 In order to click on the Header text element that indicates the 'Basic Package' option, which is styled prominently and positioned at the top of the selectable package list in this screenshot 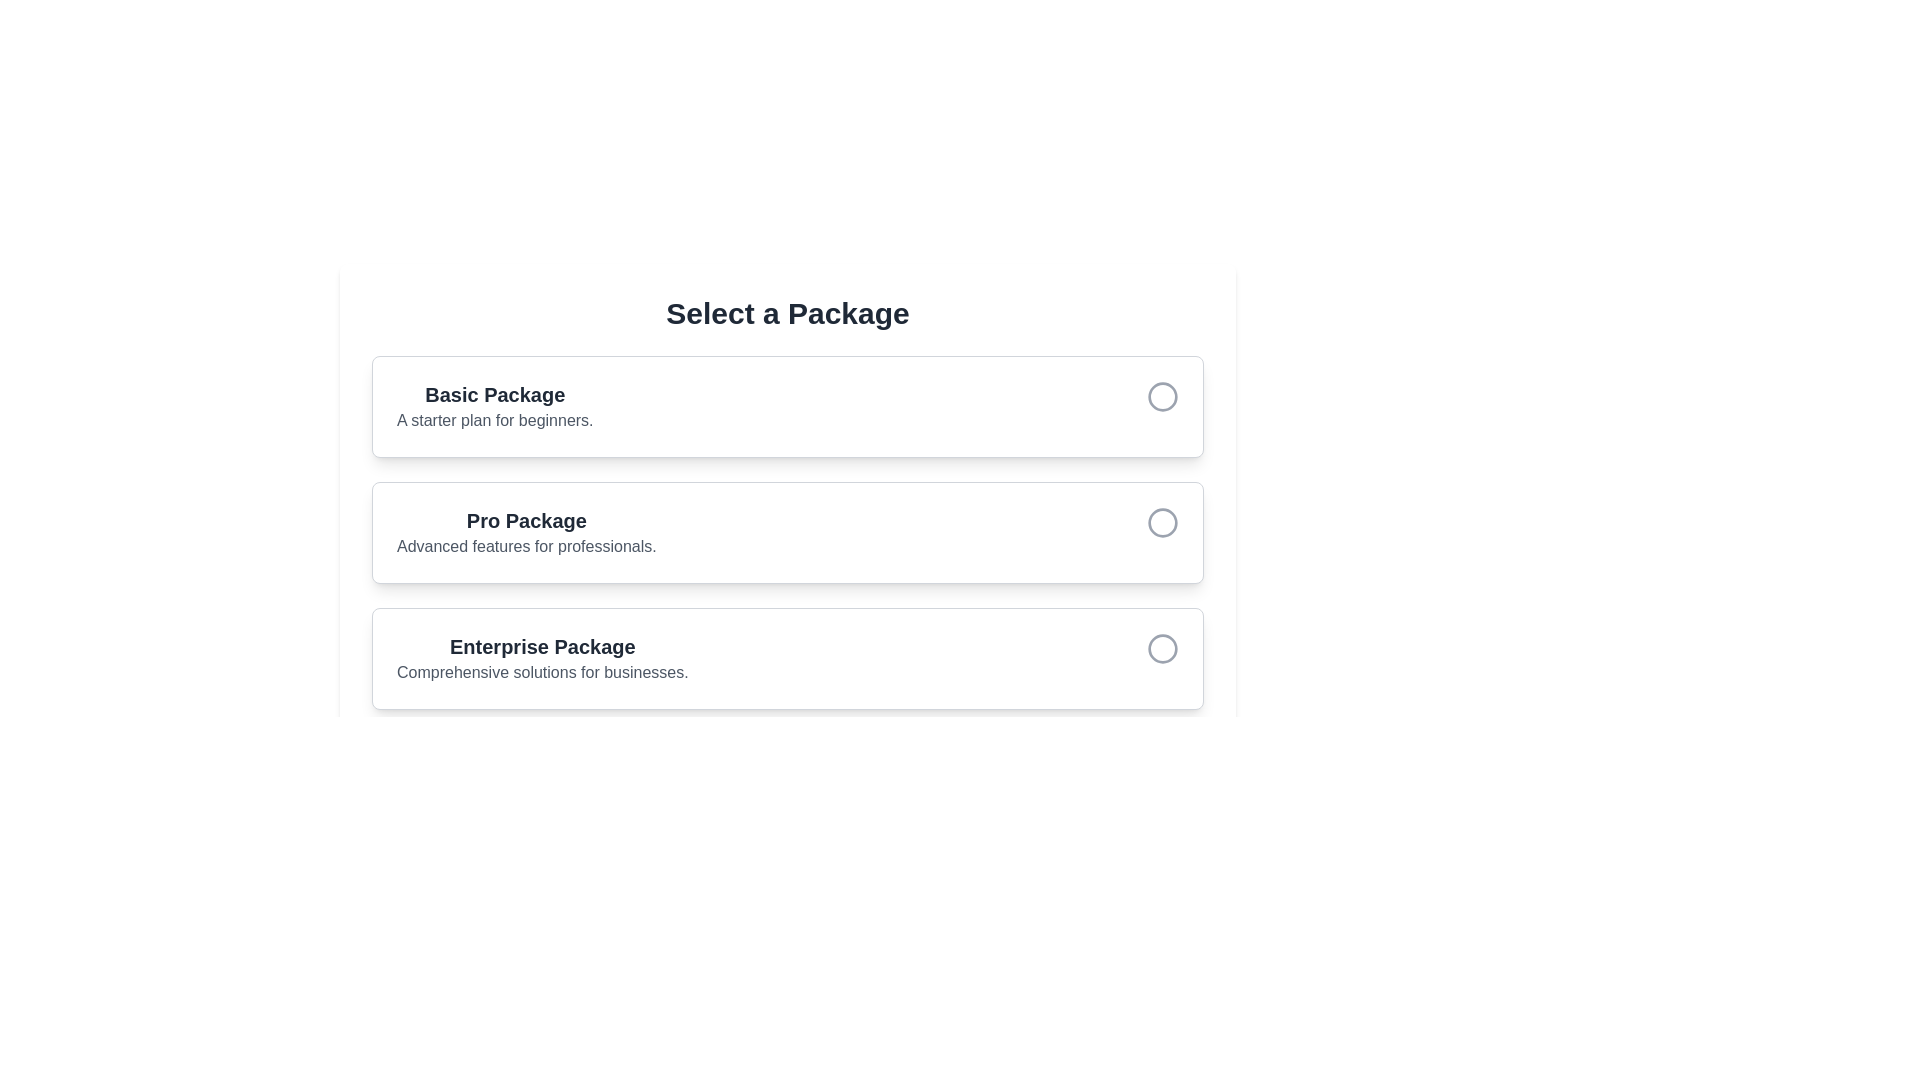, I will do `click(495, 394)`.